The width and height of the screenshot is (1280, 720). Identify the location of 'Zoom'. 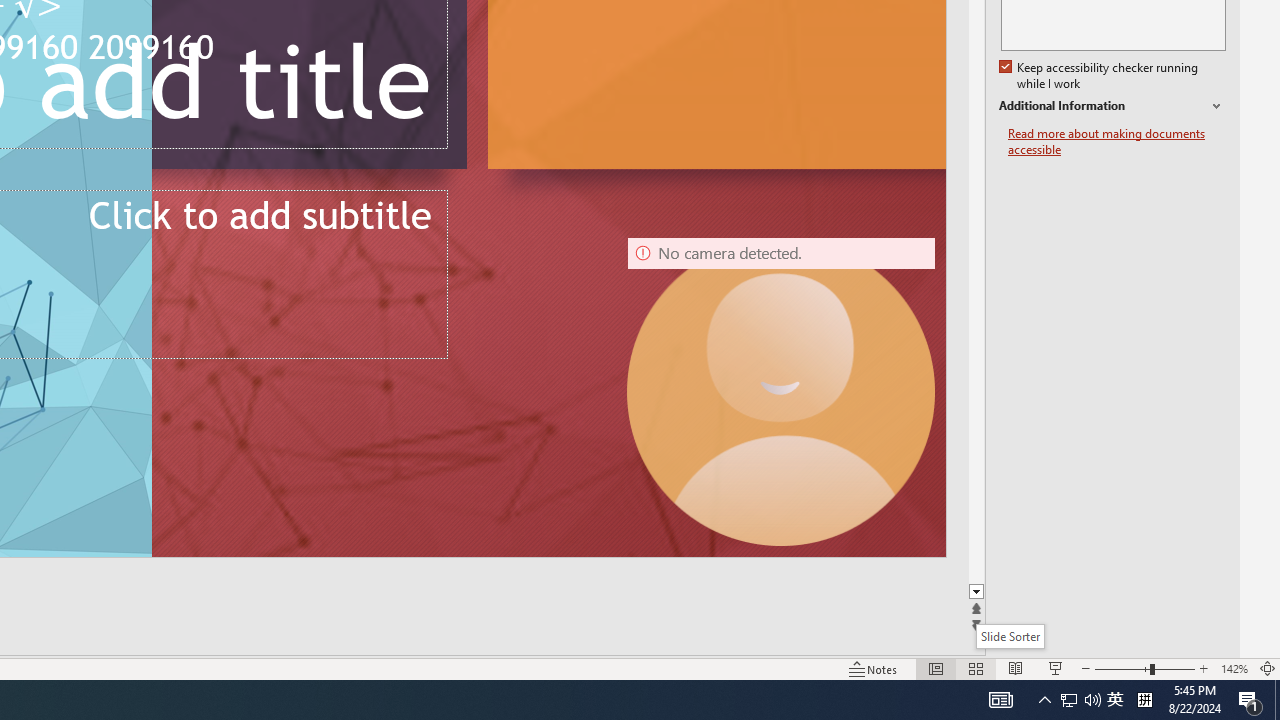
(1144, 669).